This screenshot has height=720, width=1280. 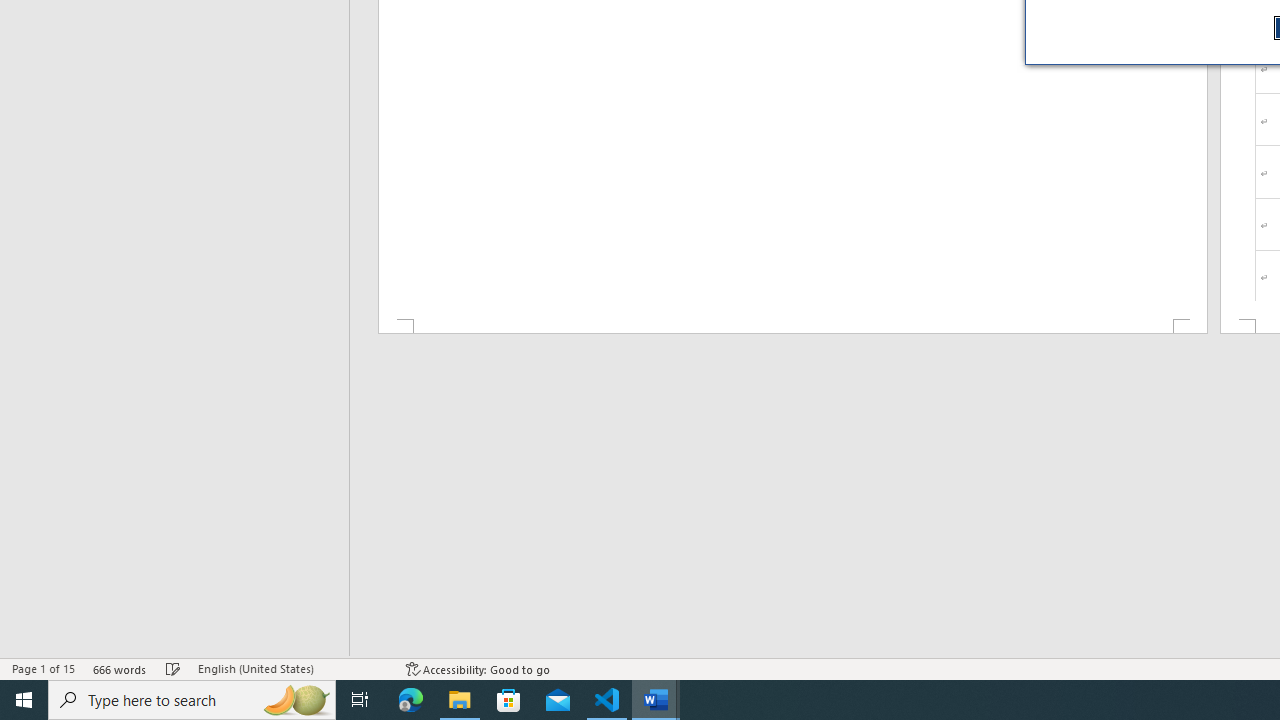 What do you see at coordinates (477, 669) in the screenshot?
I see `'Accessibility Checker Accessibility: Good to go'` at bounding box center [477, 669].